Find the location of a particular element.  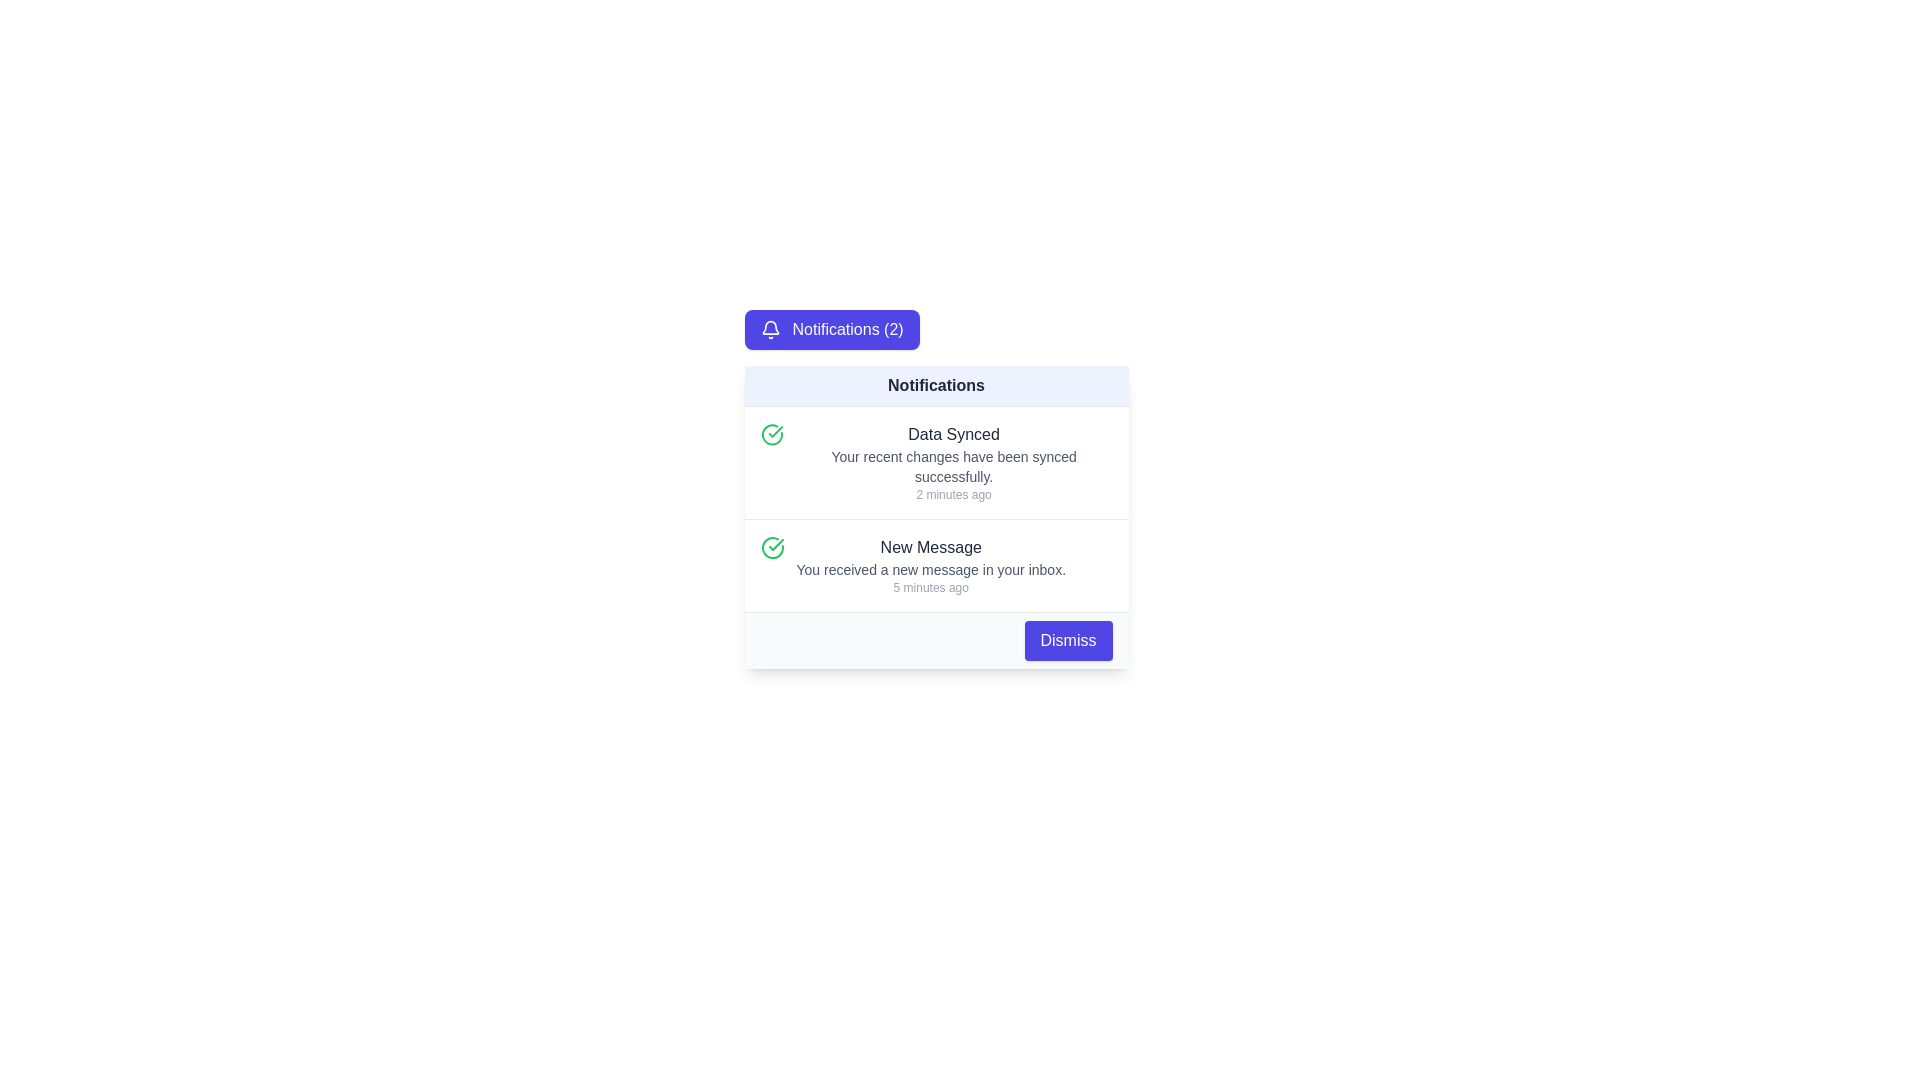

text label displaying '5 minutes ago' located at the bottom of the notification panel, below the message description is located at coordinates (930, 586).